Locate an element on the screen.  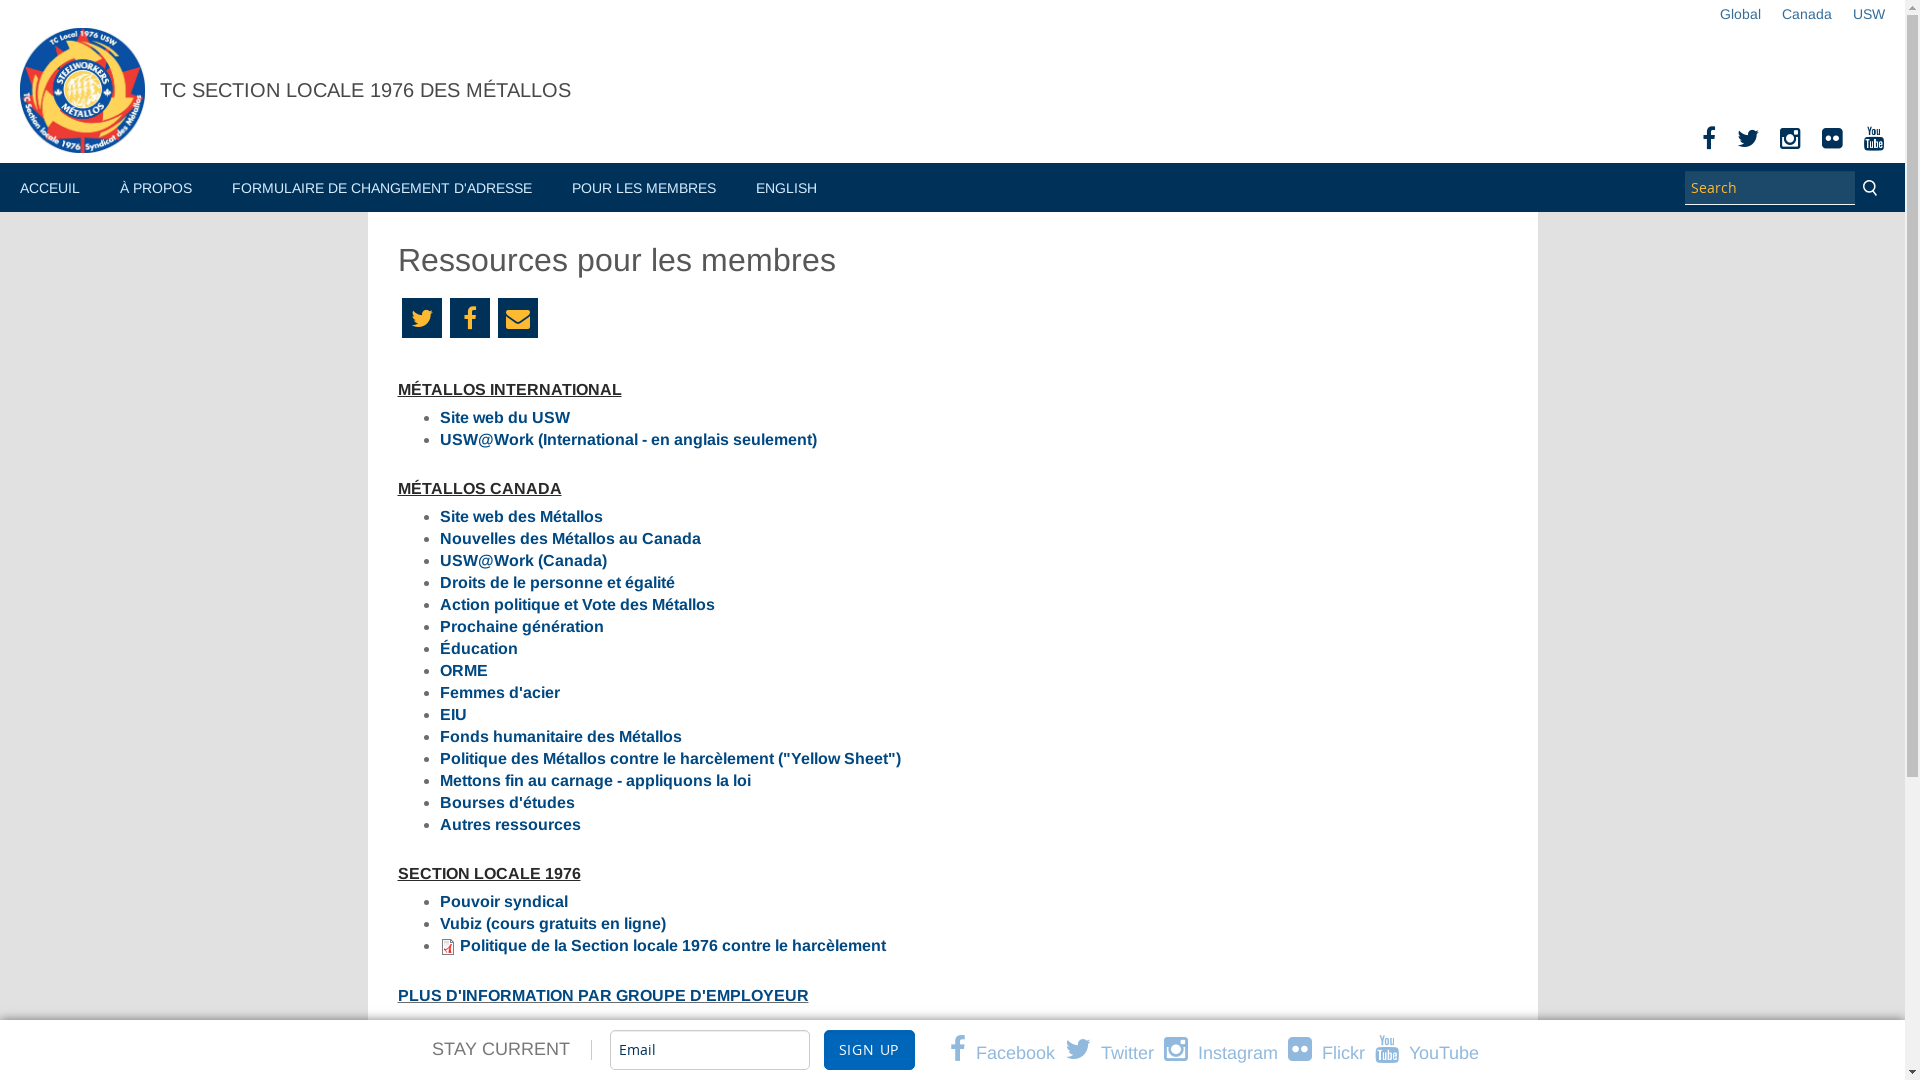
'USW' is located at coordinates (1857, 14).